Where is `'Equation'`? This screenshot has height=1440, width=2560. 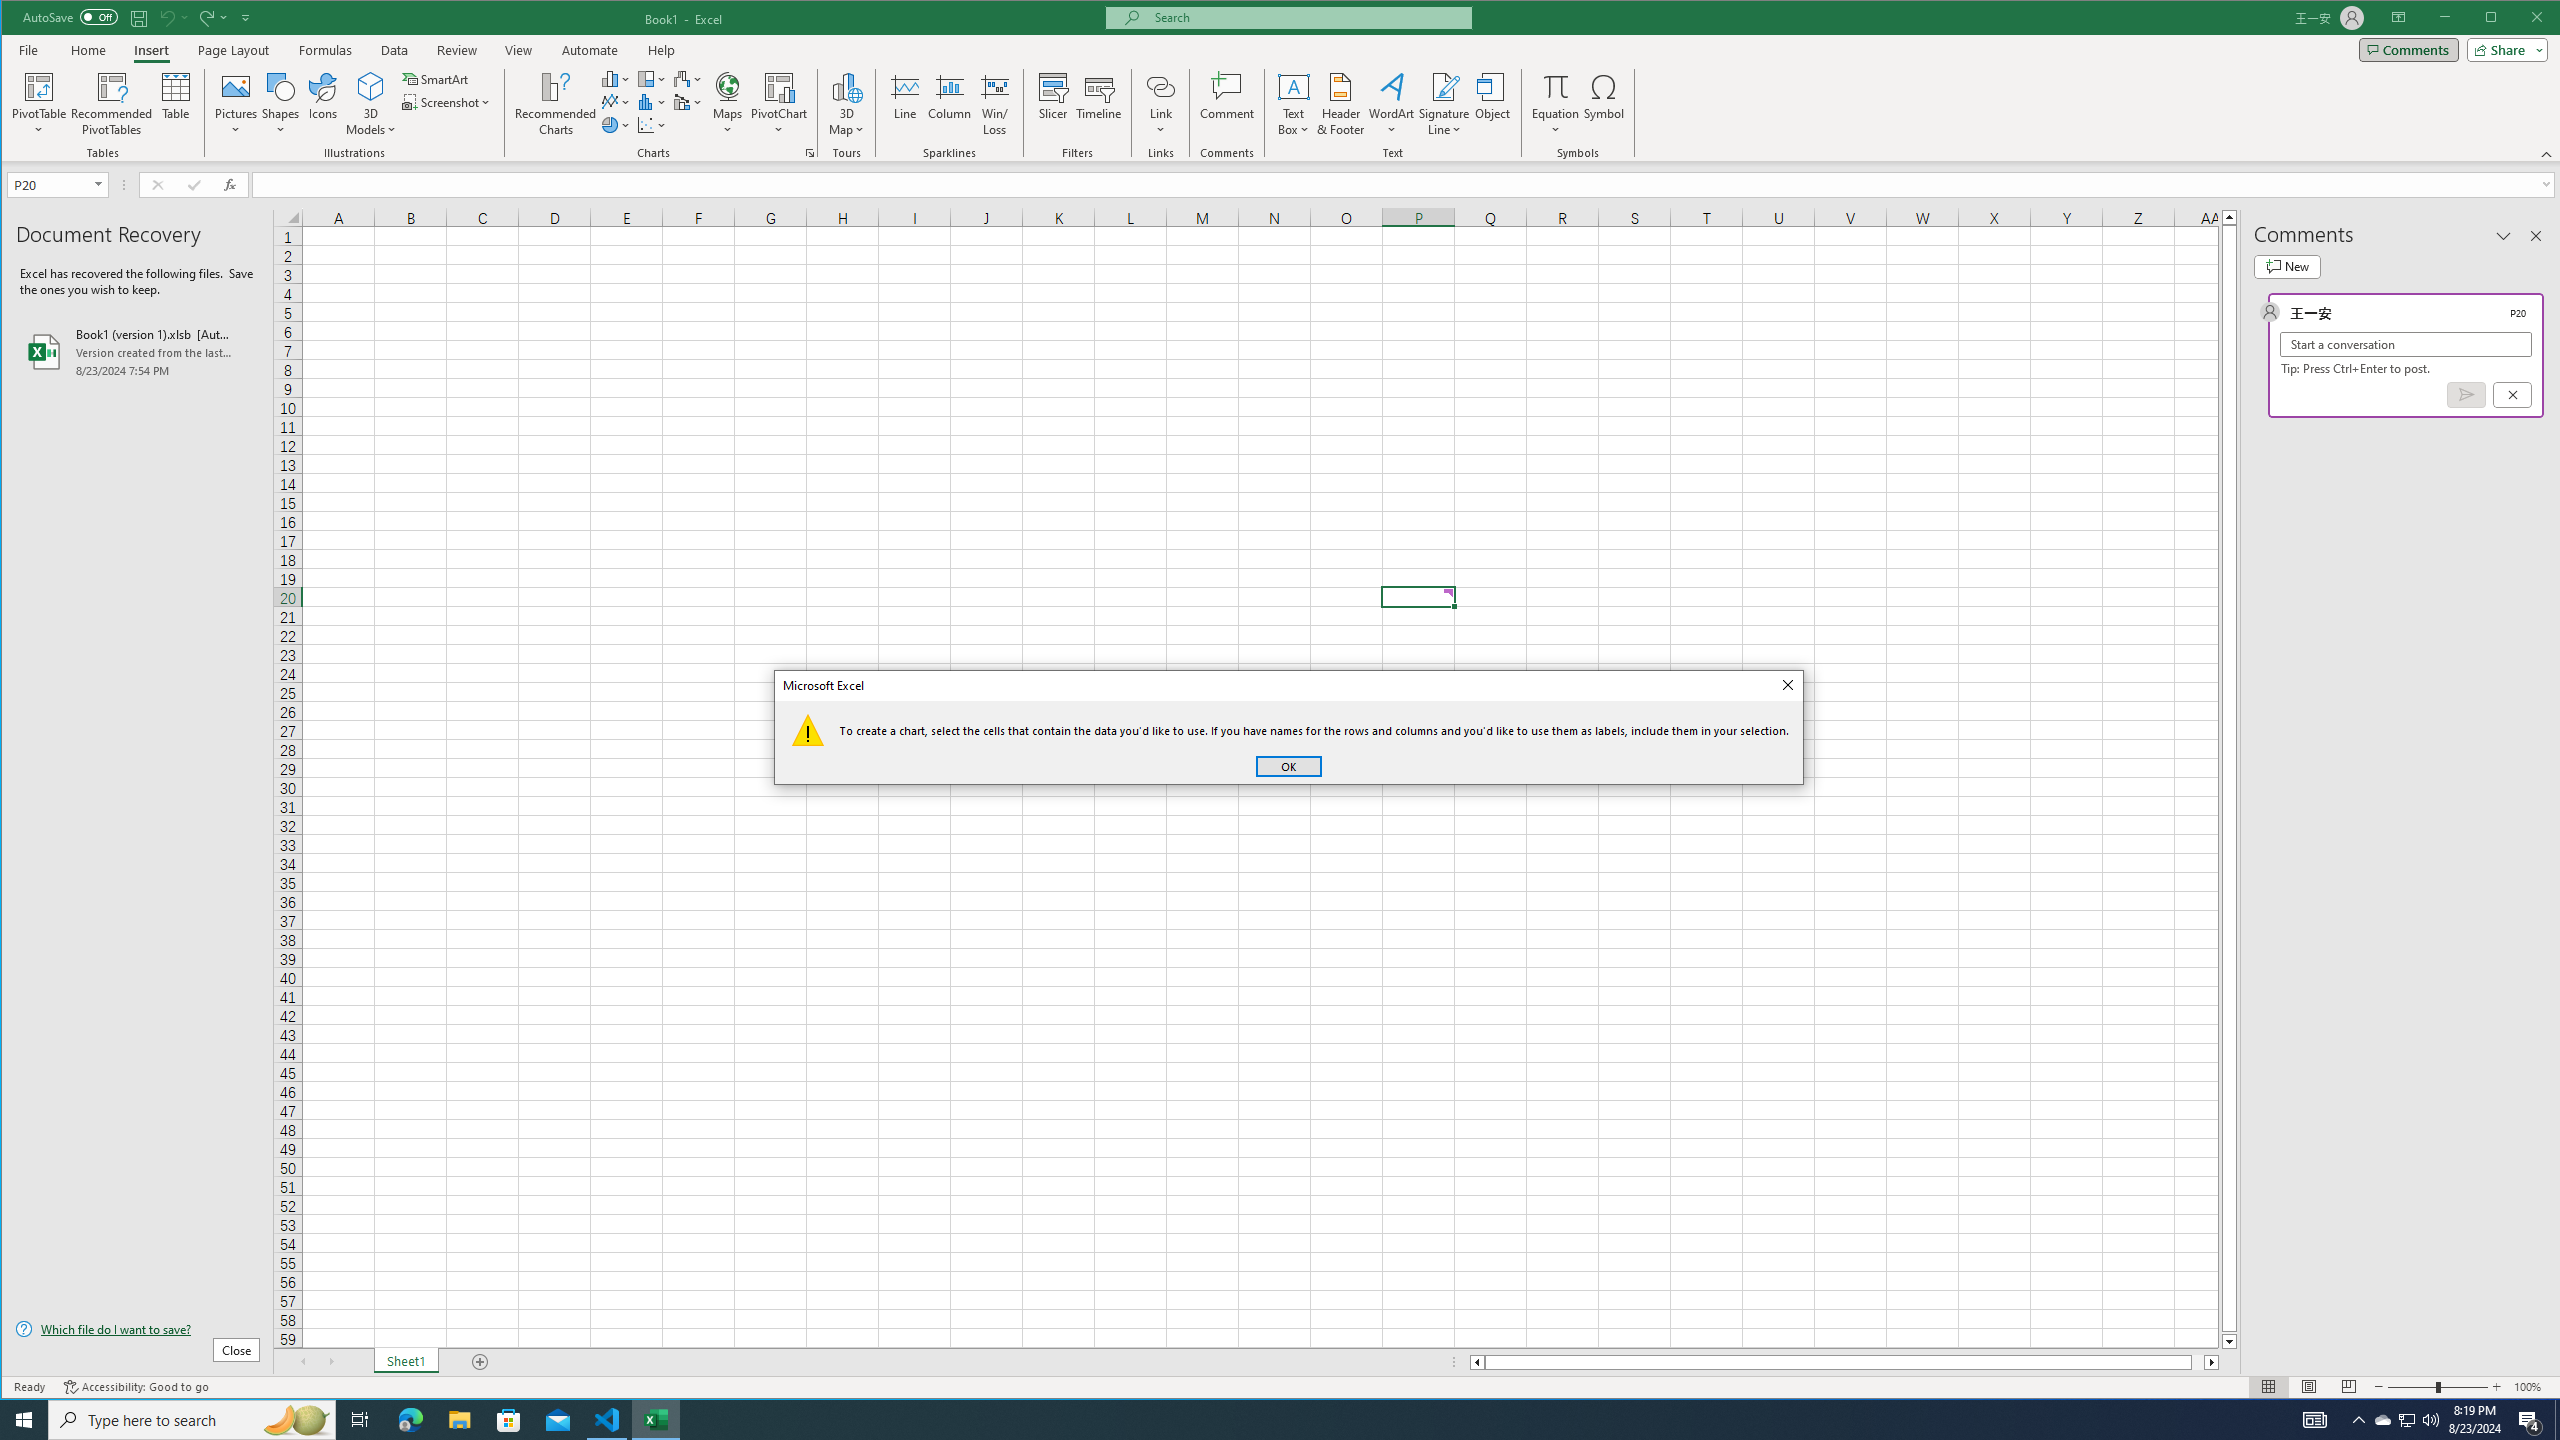
'Equation' is located at coordinates (1556, 103).